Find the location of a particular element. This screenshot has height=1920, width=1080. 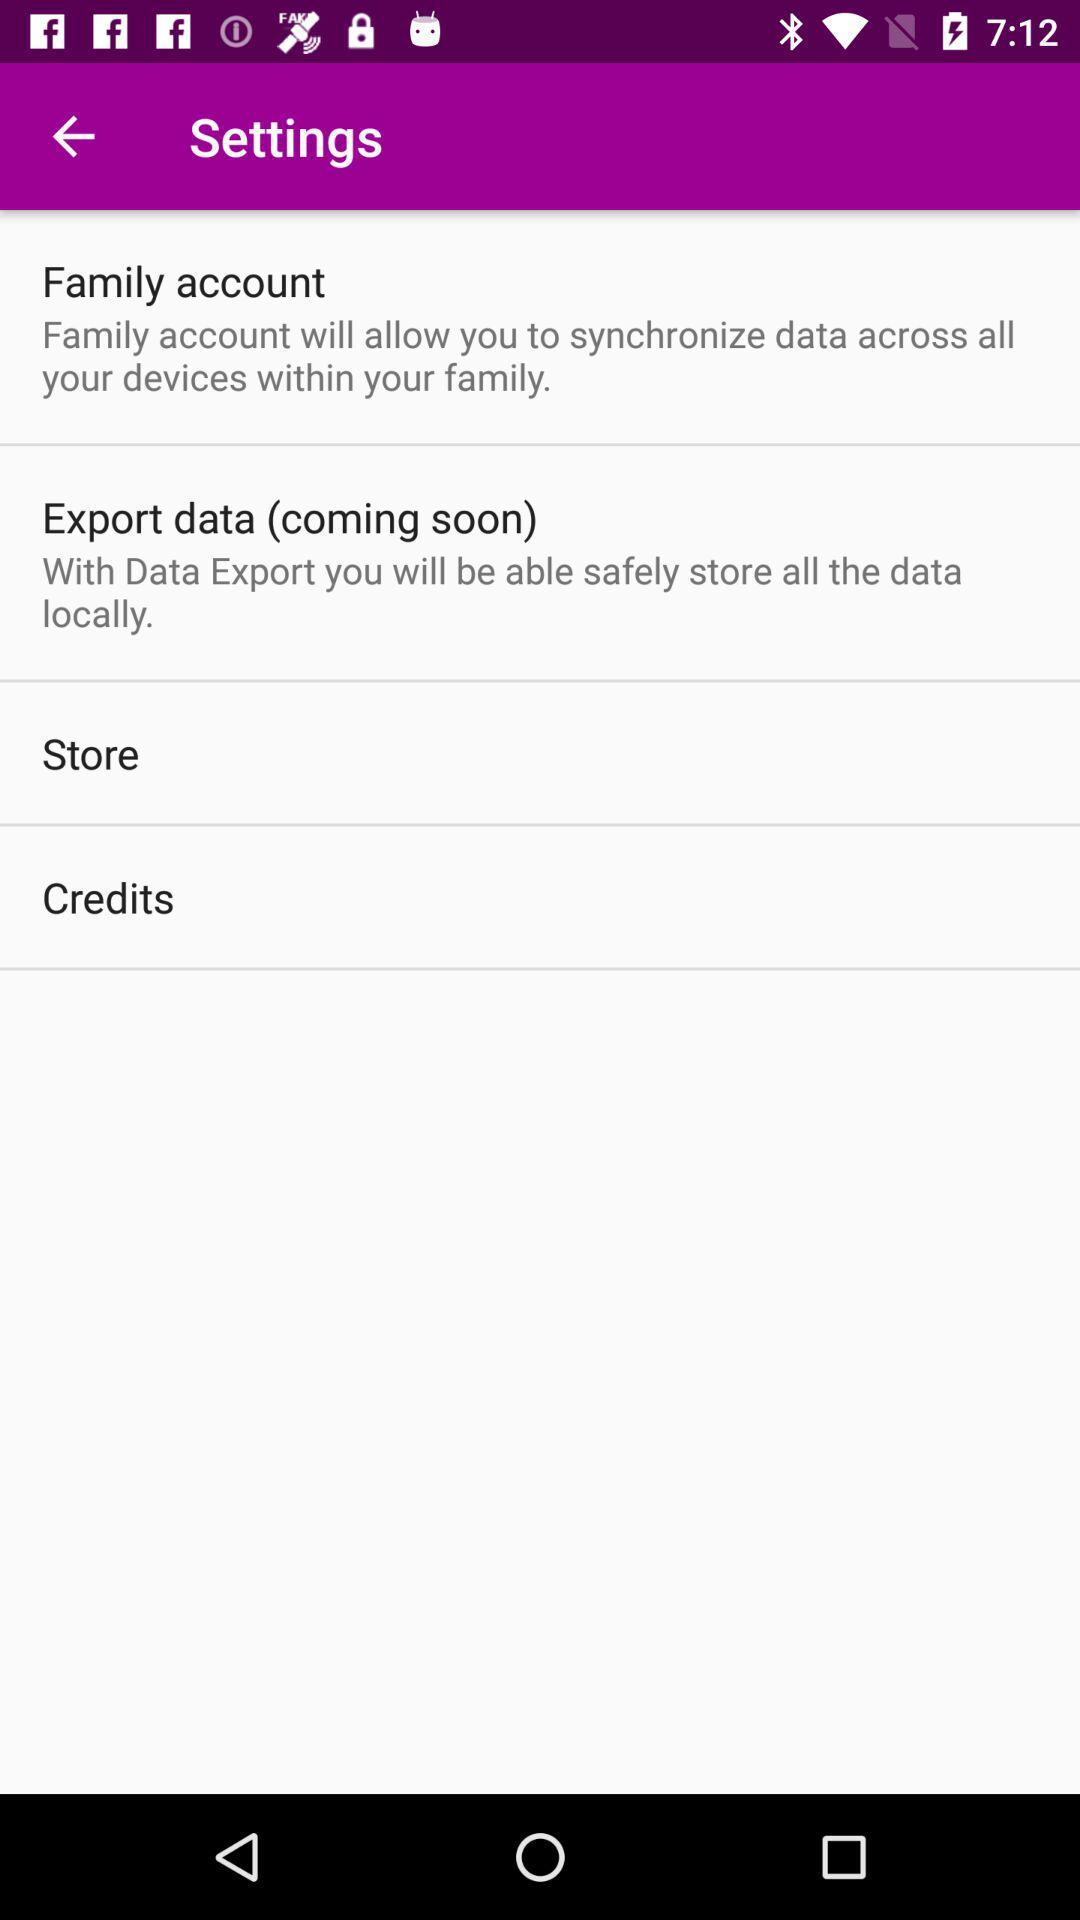

the credits icon is located at coordinates (108, 896).